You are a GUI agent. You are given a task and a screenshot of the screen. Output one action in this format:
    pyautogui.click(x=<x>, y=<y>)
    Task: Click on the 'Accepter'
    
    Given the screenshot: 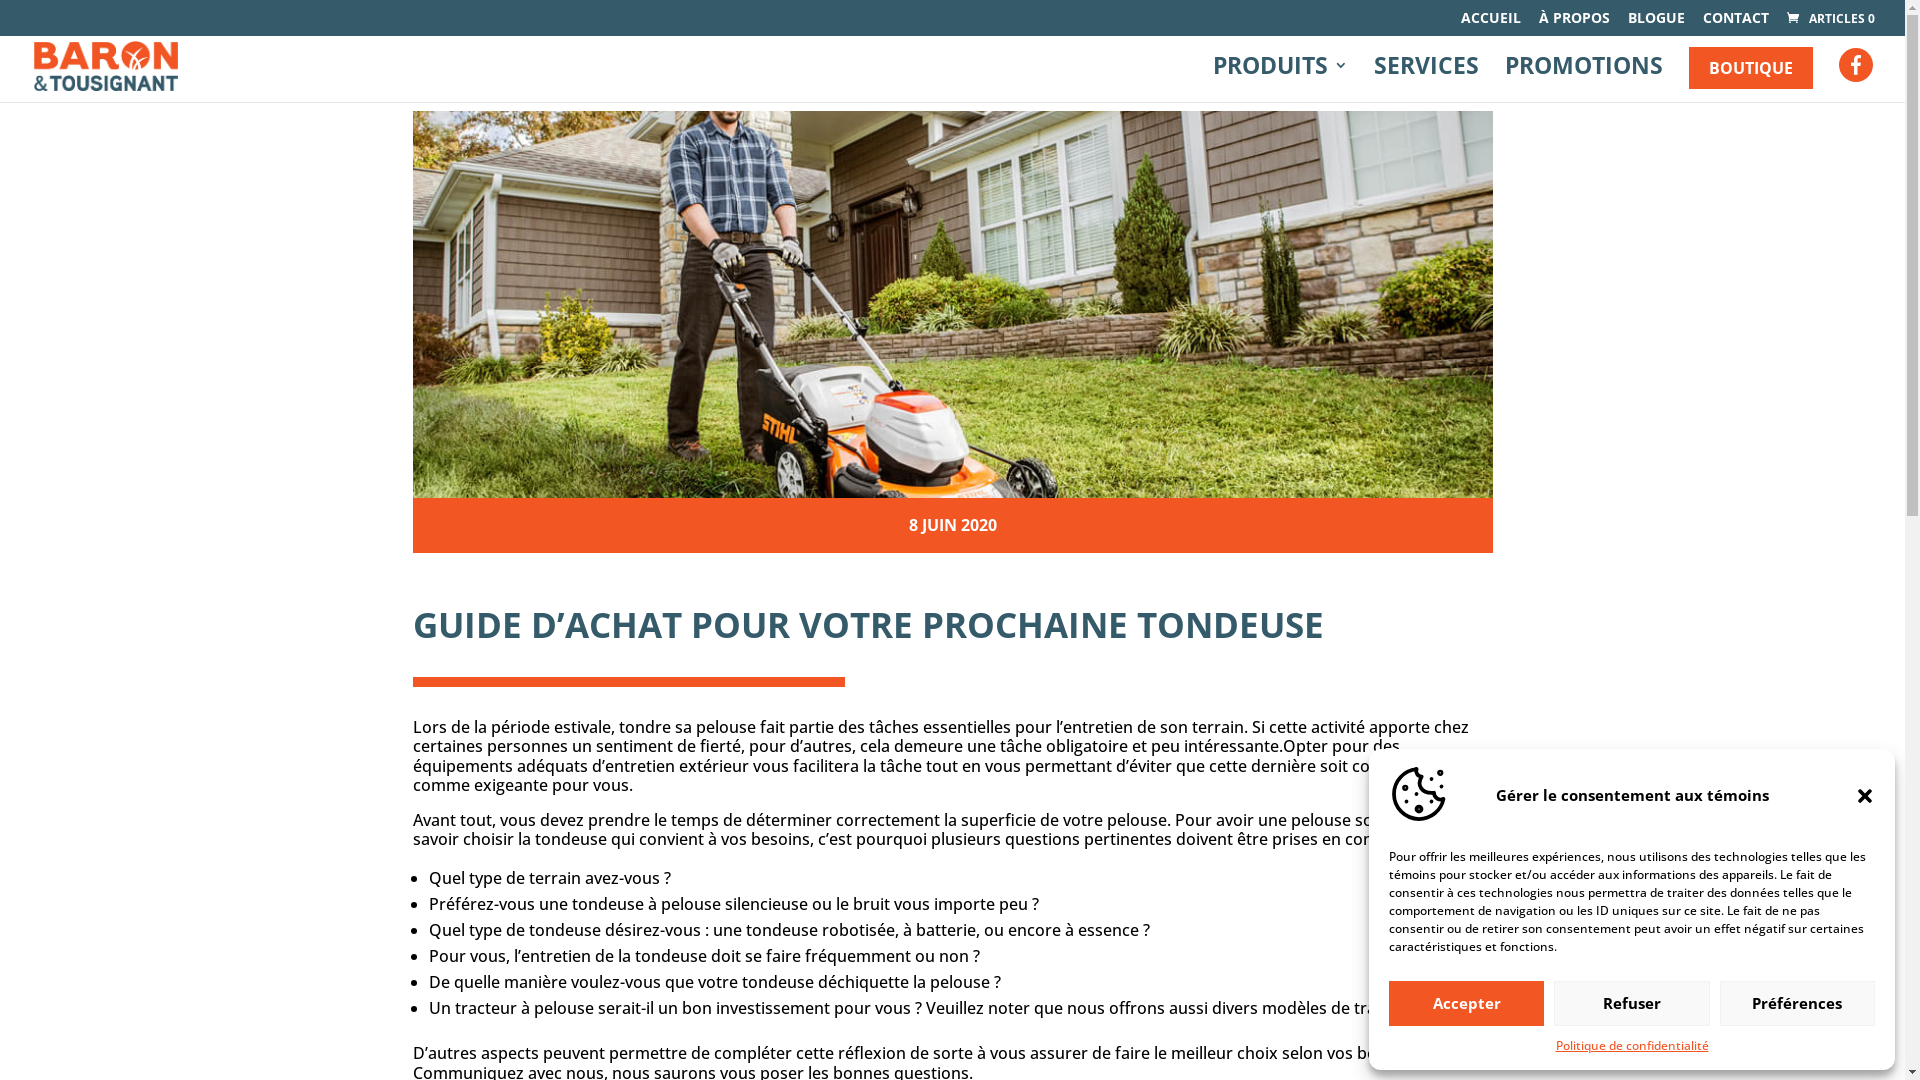 What is the action you would take?
    pyautogui.click(x=1466, y=1003)
    